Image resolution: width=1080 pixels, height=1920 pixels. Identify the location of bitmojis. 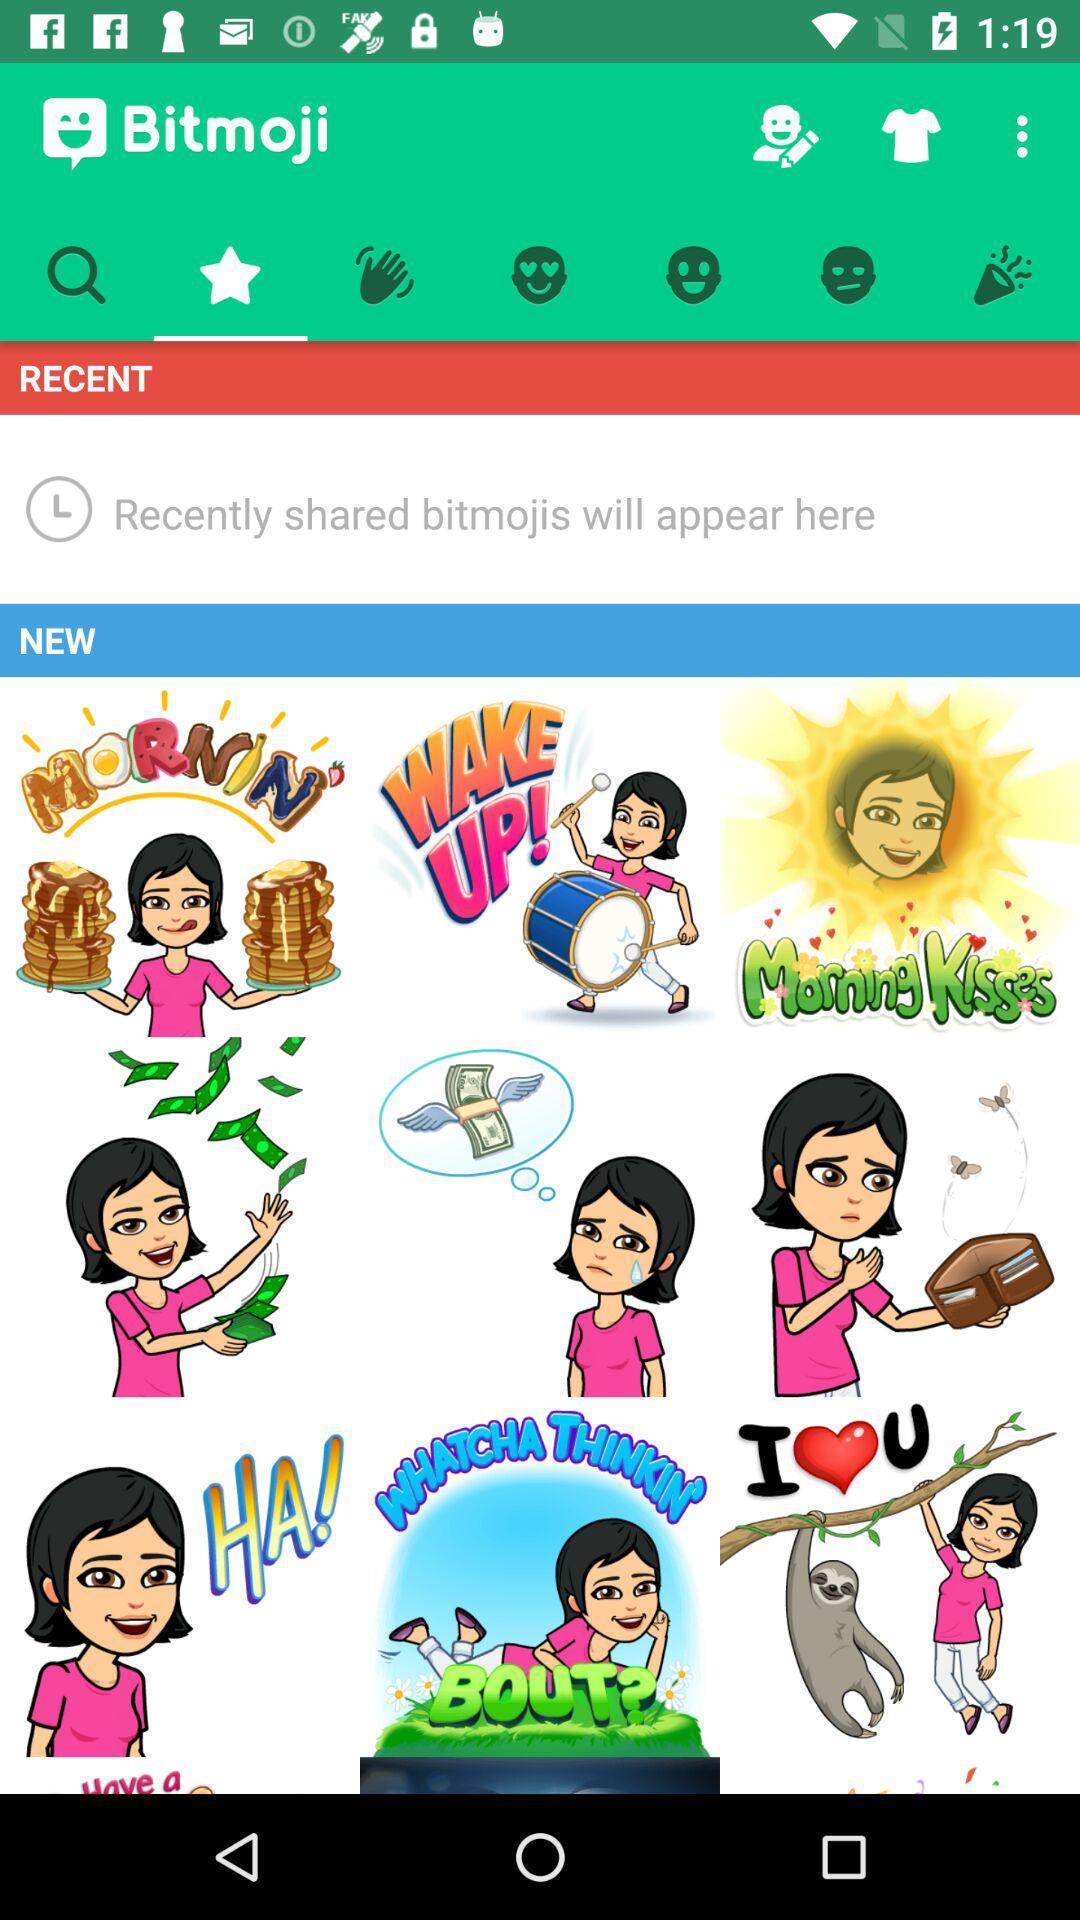
(898, 857).